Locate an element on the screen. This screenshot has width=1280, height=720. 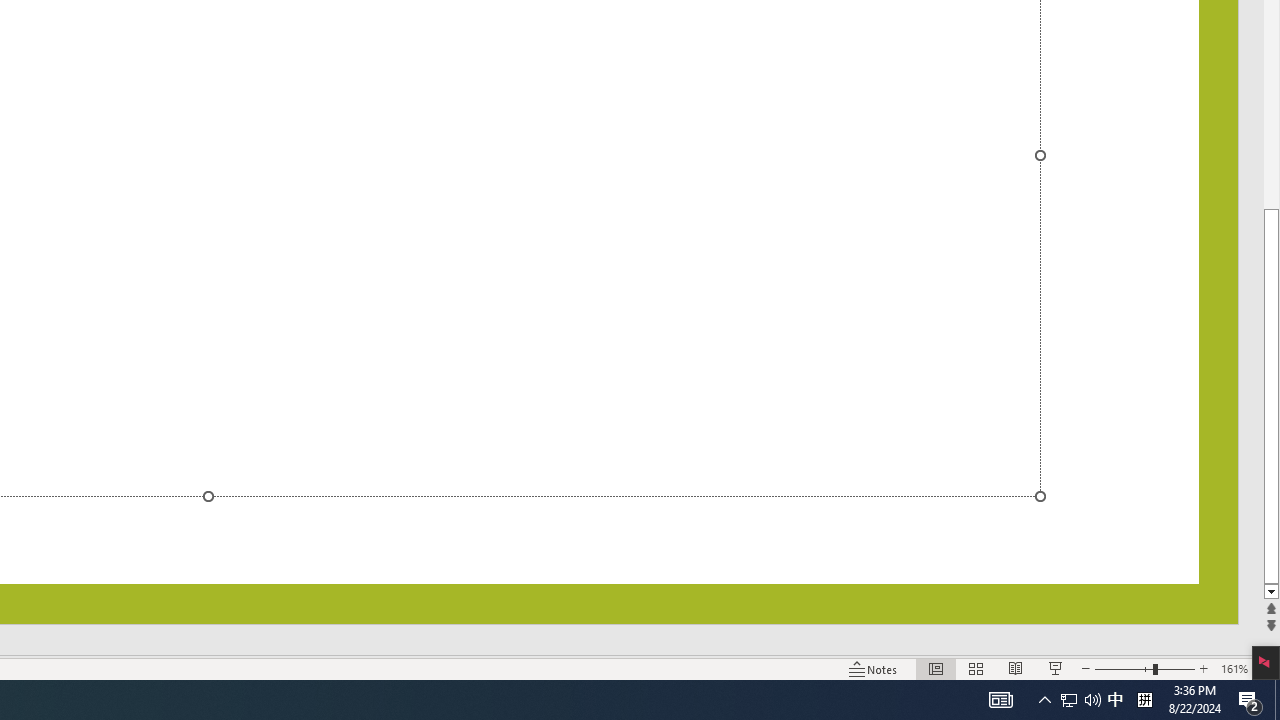
'Zoom' is located at coordinates (1144, 669).